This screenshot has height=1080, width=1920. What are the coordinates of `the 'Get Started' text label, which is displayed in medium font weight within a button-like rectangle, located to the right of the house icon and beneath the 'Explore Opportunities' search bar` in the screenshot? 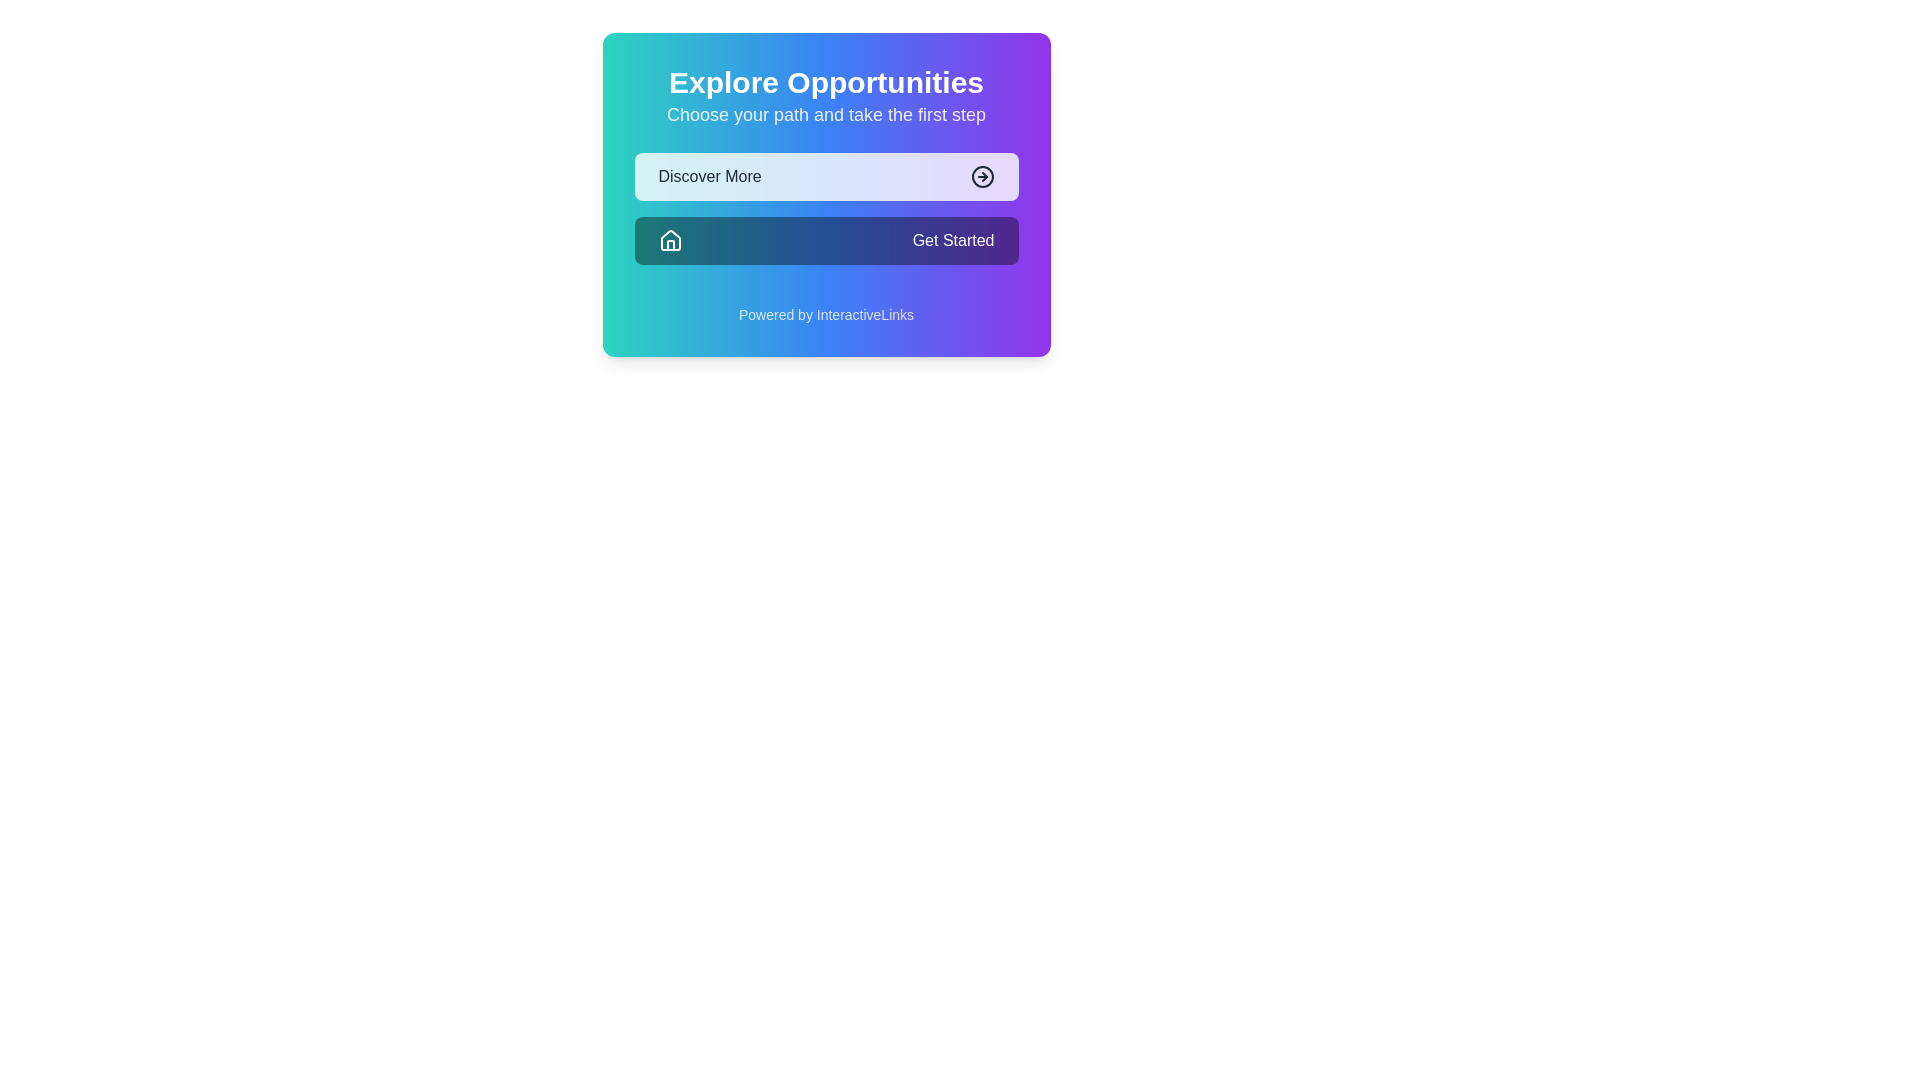 It's located at (952, 239).